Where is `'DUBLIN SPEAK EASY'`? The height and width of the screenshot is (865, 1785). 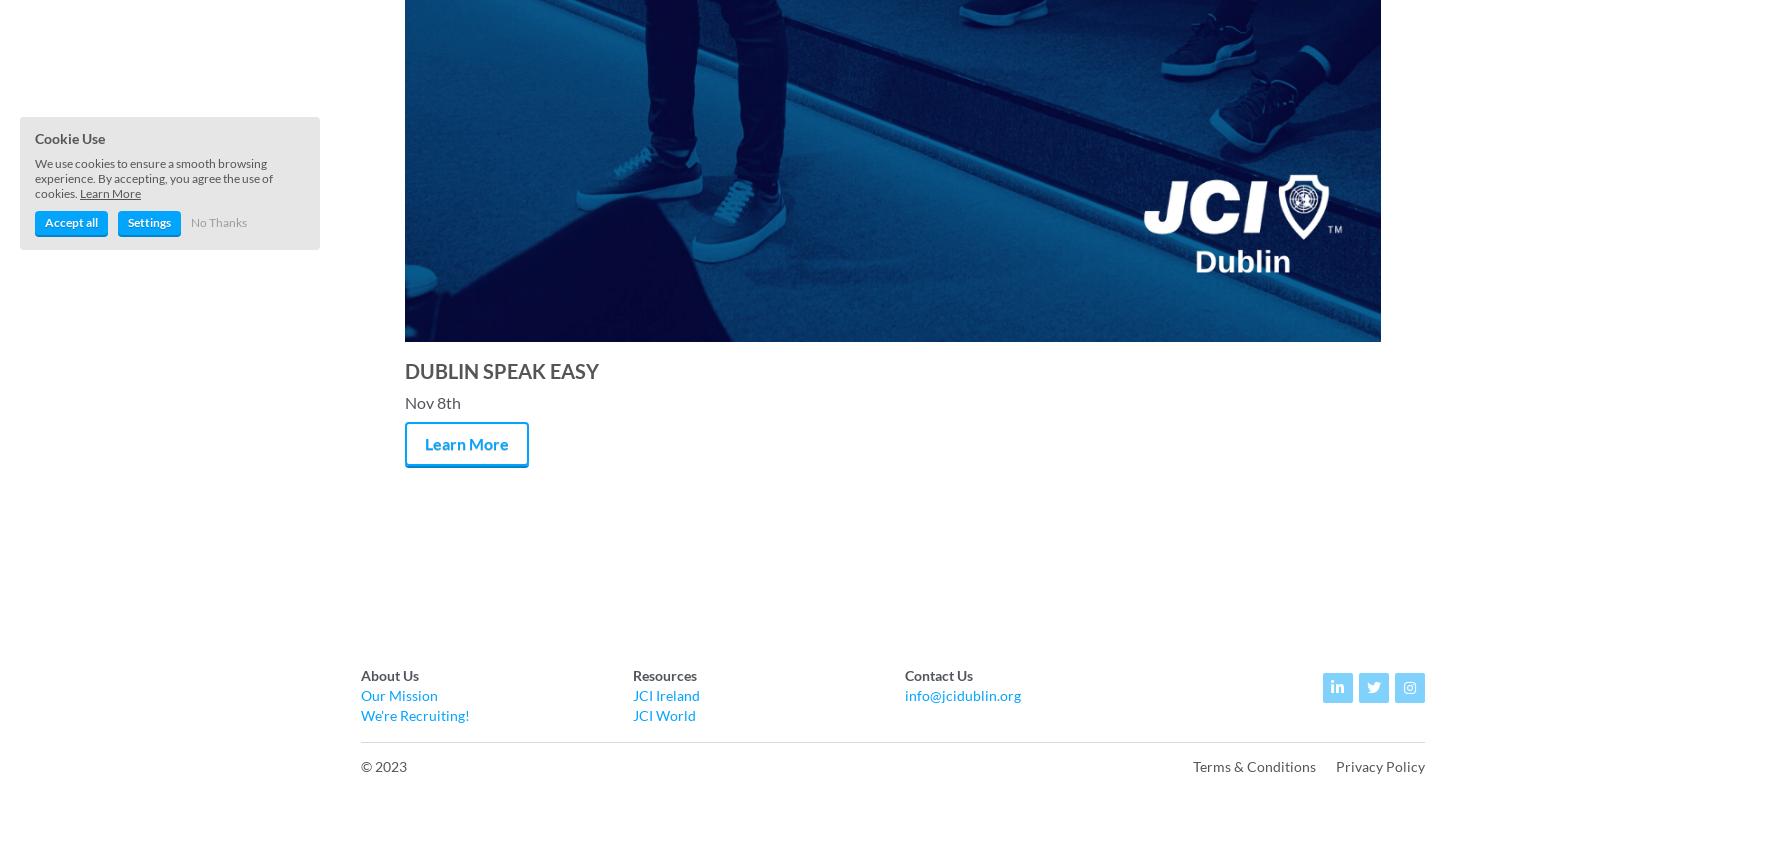 'DUBLIN SPEAK EASY' is located at coordinates (500, 369).